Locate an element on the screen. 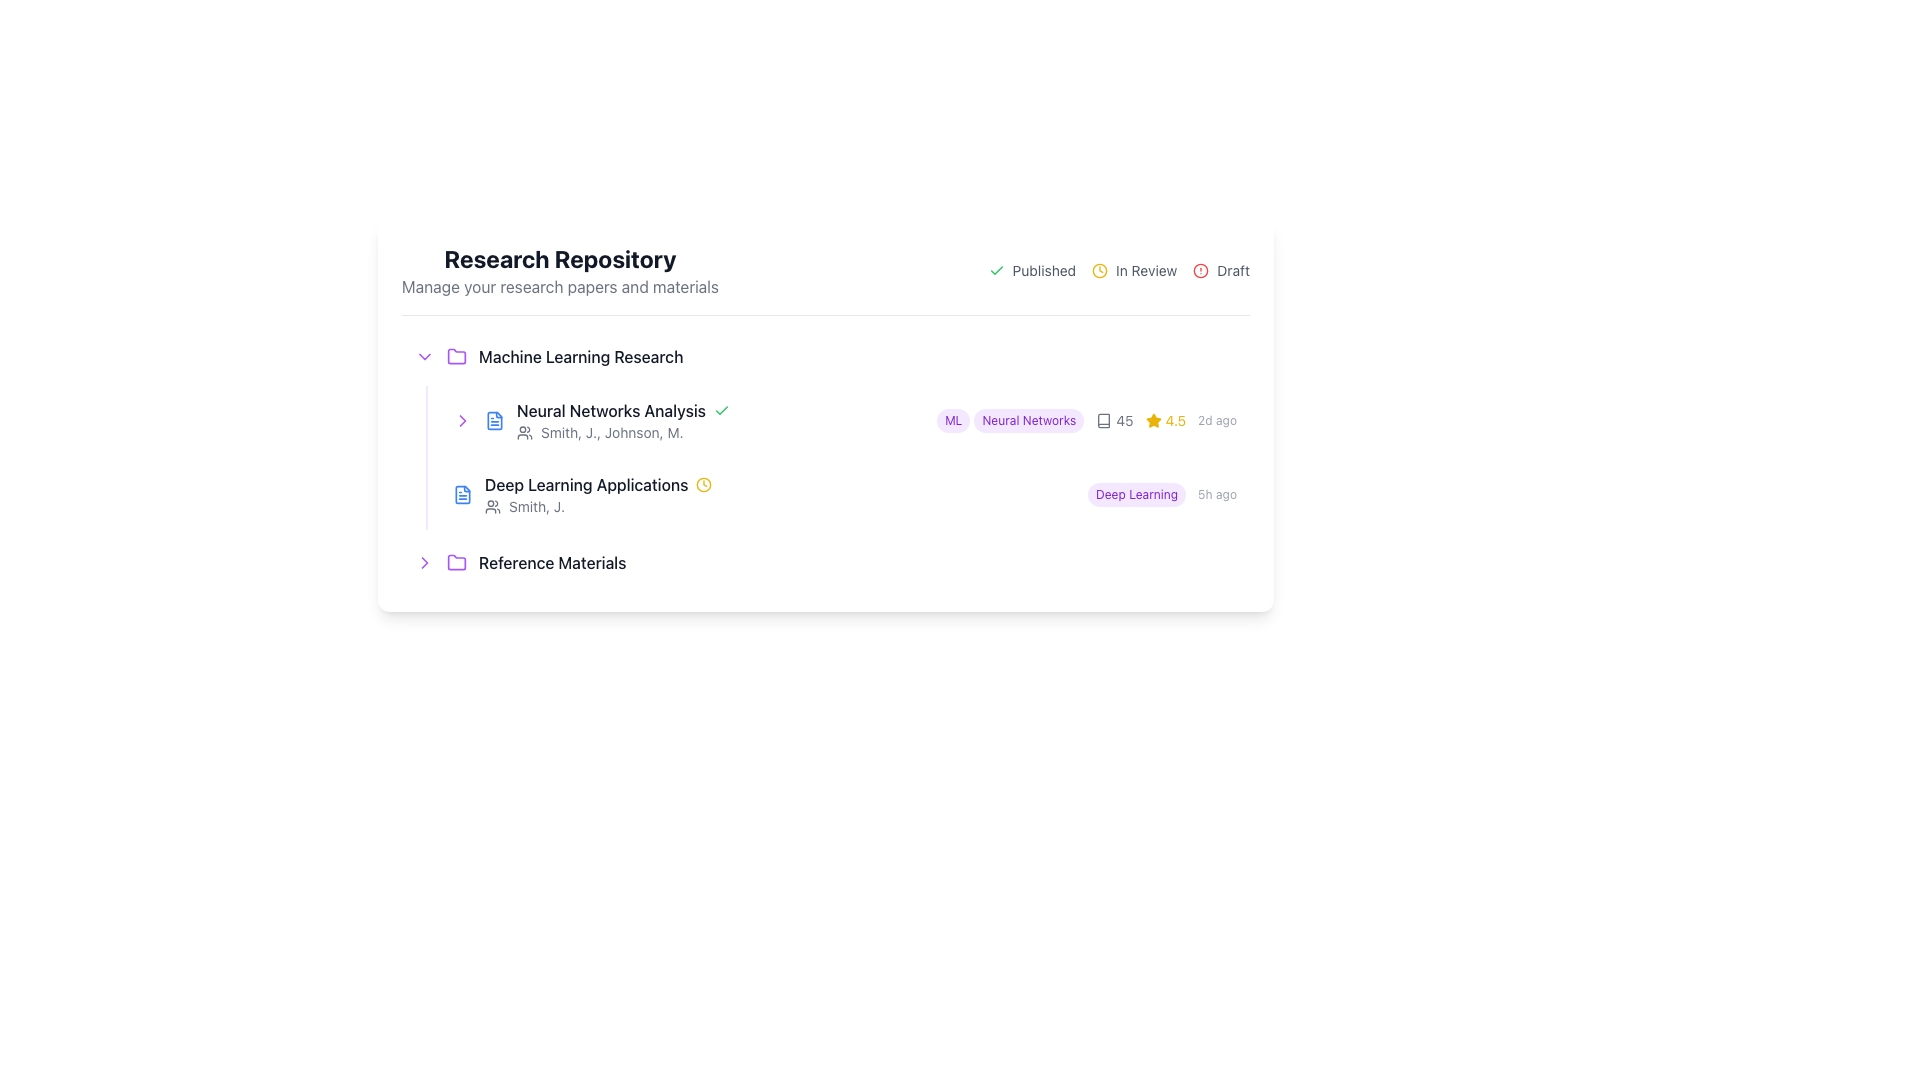 The image size is (1920, 1080). the status icon indicating 'Draft' located in the top-right section of the interface is located at coordinates (1200, 270).